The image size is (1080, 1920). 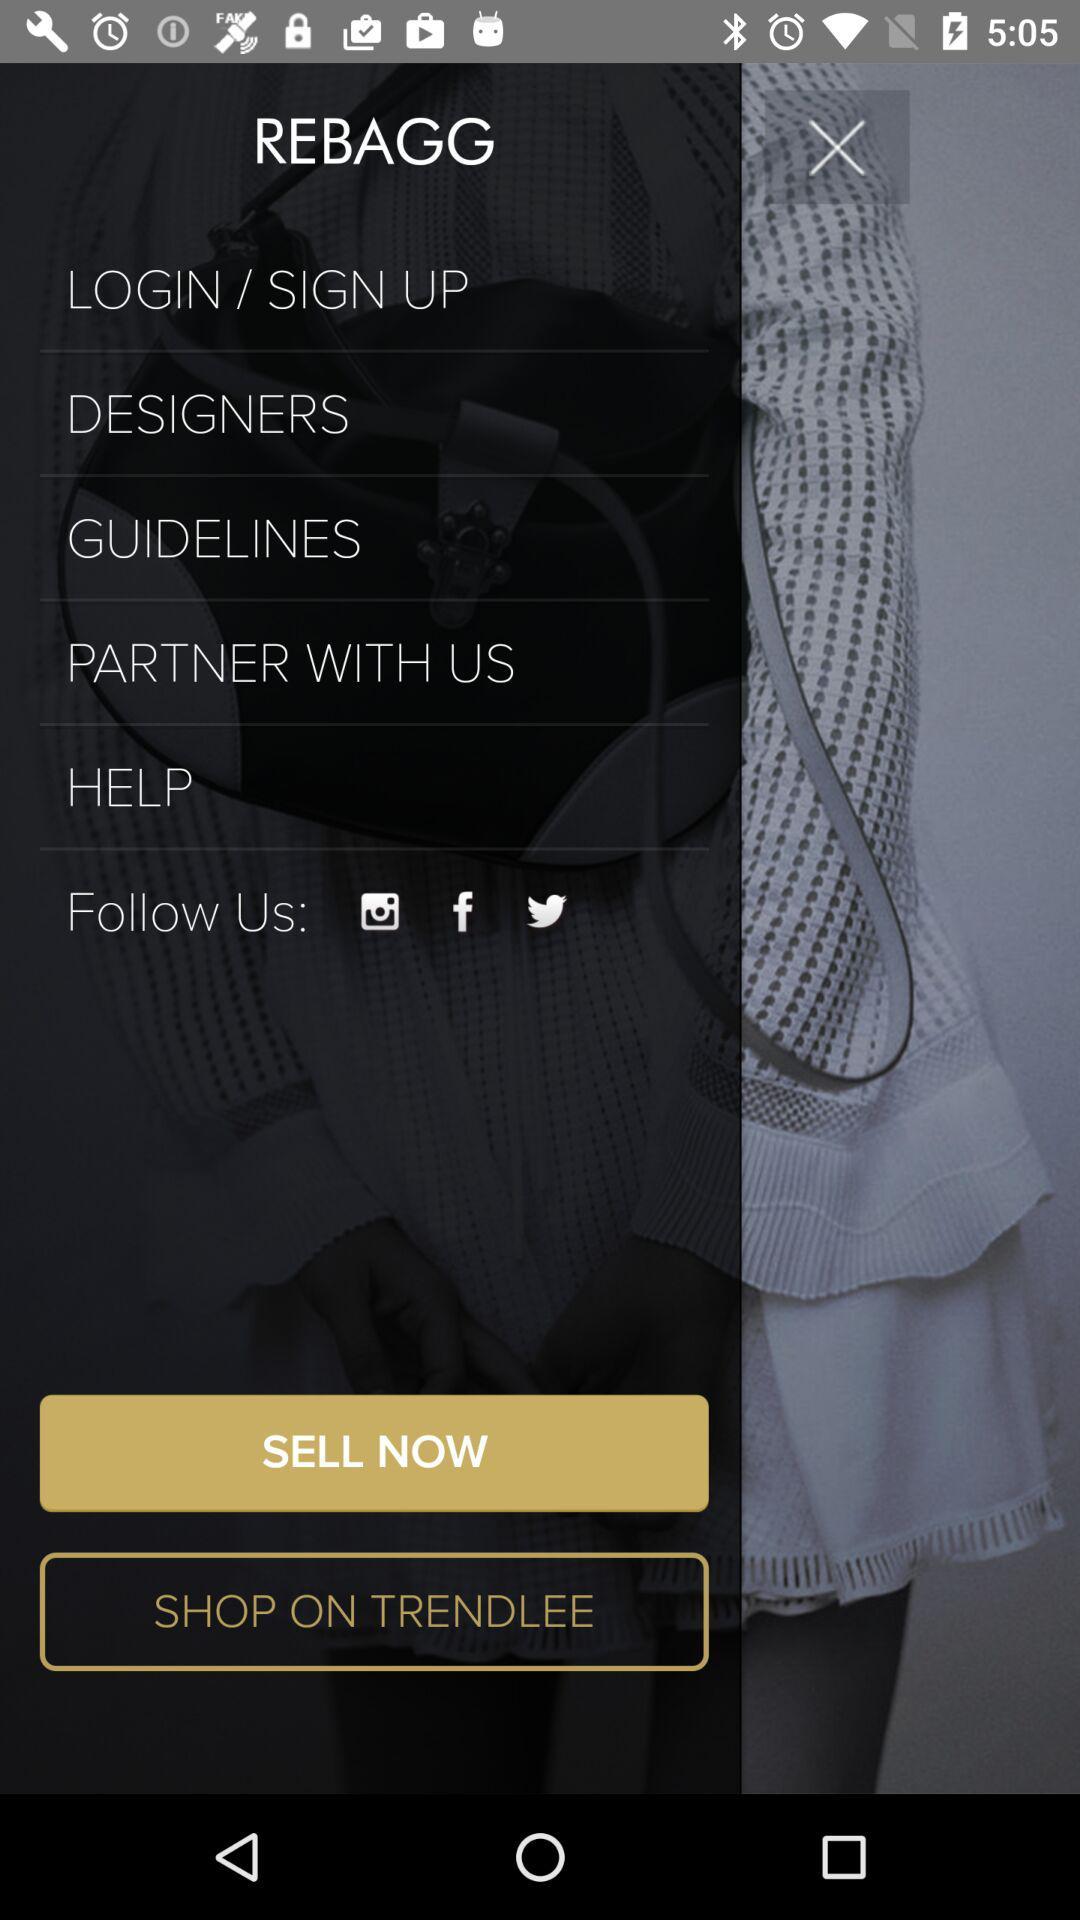 What do you see at coordinates (381, 911) in the screenshot?
I see `instagram button on page` at bounding box center [381, 911].